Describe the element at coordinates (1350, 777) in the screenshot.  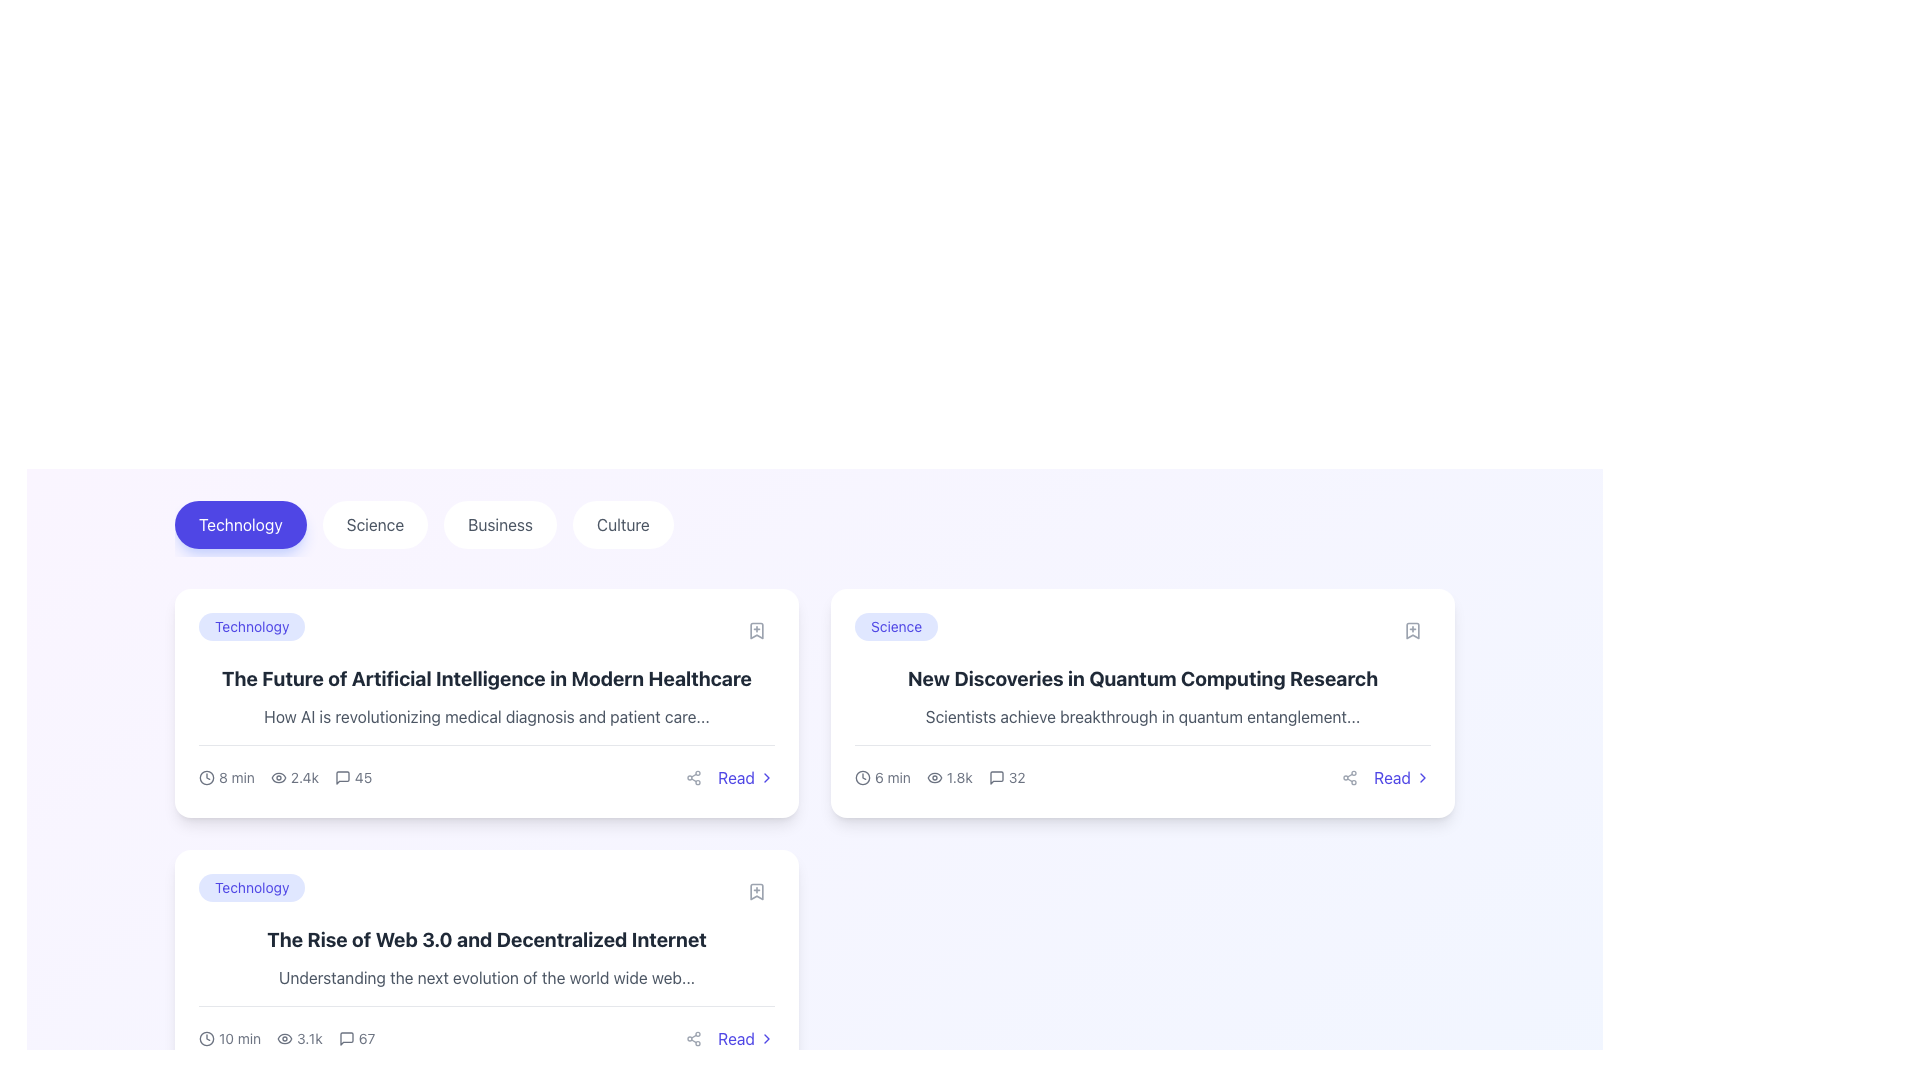
I see `the 'share' icon located at the bottom right of the 'New Discoveries in Quantum Computing Research' card` at that location.